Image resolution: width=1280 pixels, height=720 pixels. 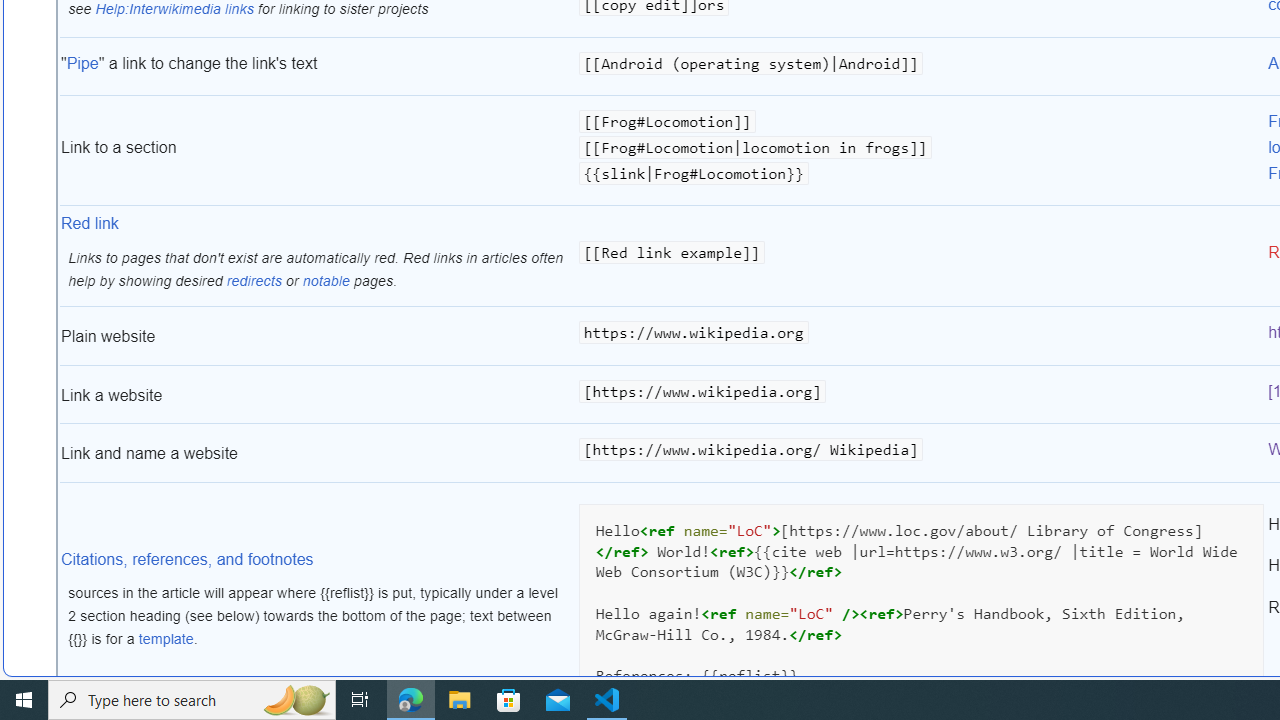 I want to click on '[https://www.wikipedia.org/ Wikipedia]', so click(x=920, y=453).